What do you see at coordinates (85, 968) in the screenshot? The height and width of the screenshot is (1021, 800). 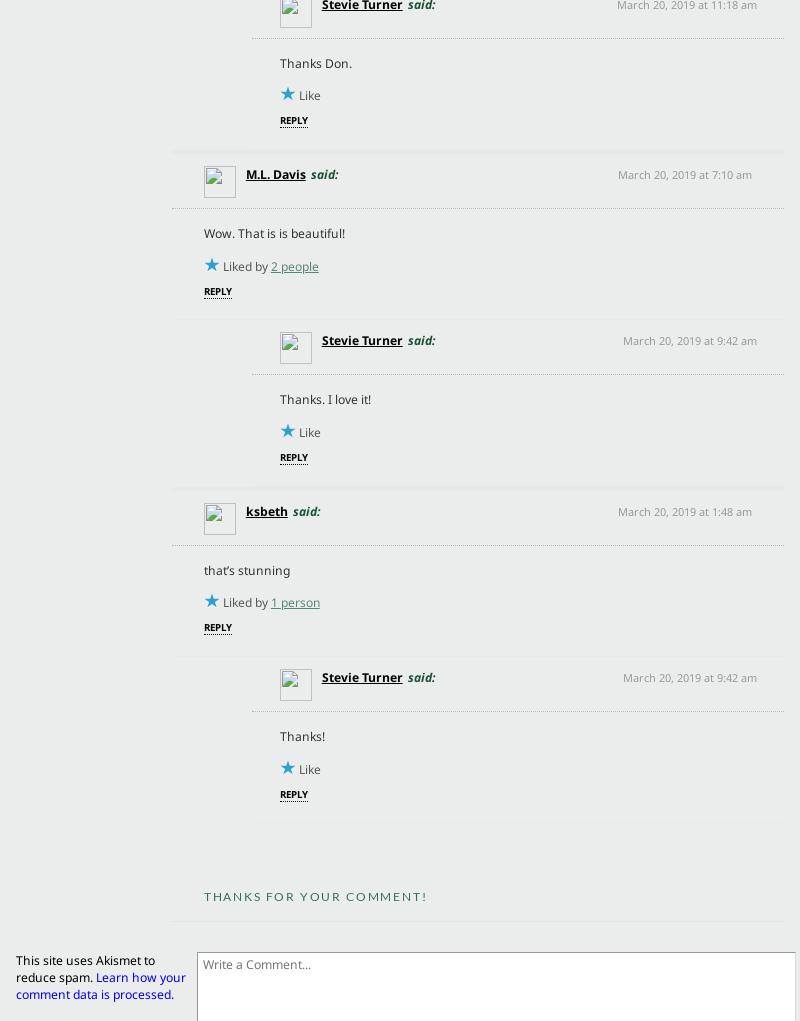 I see `'This site uses Akismet to reduce spam.'` at bounding box center [85, 968].